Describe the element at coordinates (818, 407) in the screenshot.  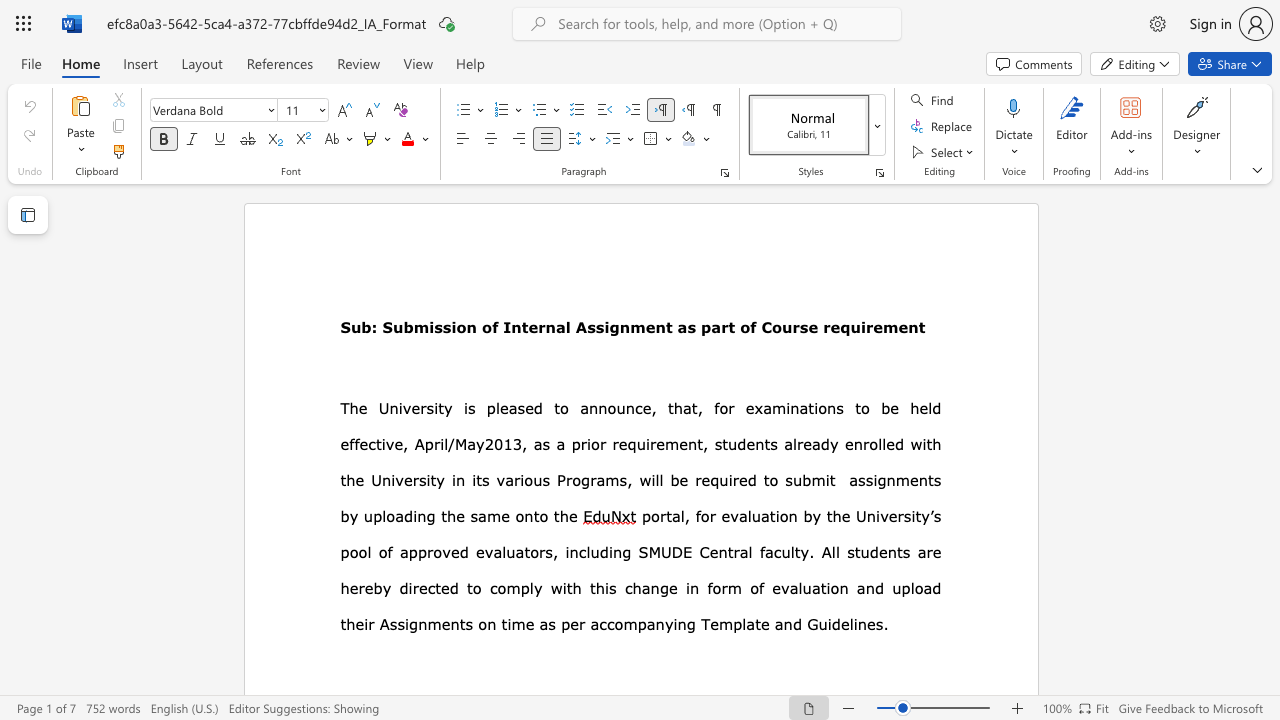
I see `the subset text "ons to be h" within the text ", for examinations to be held effective,"` at that location.